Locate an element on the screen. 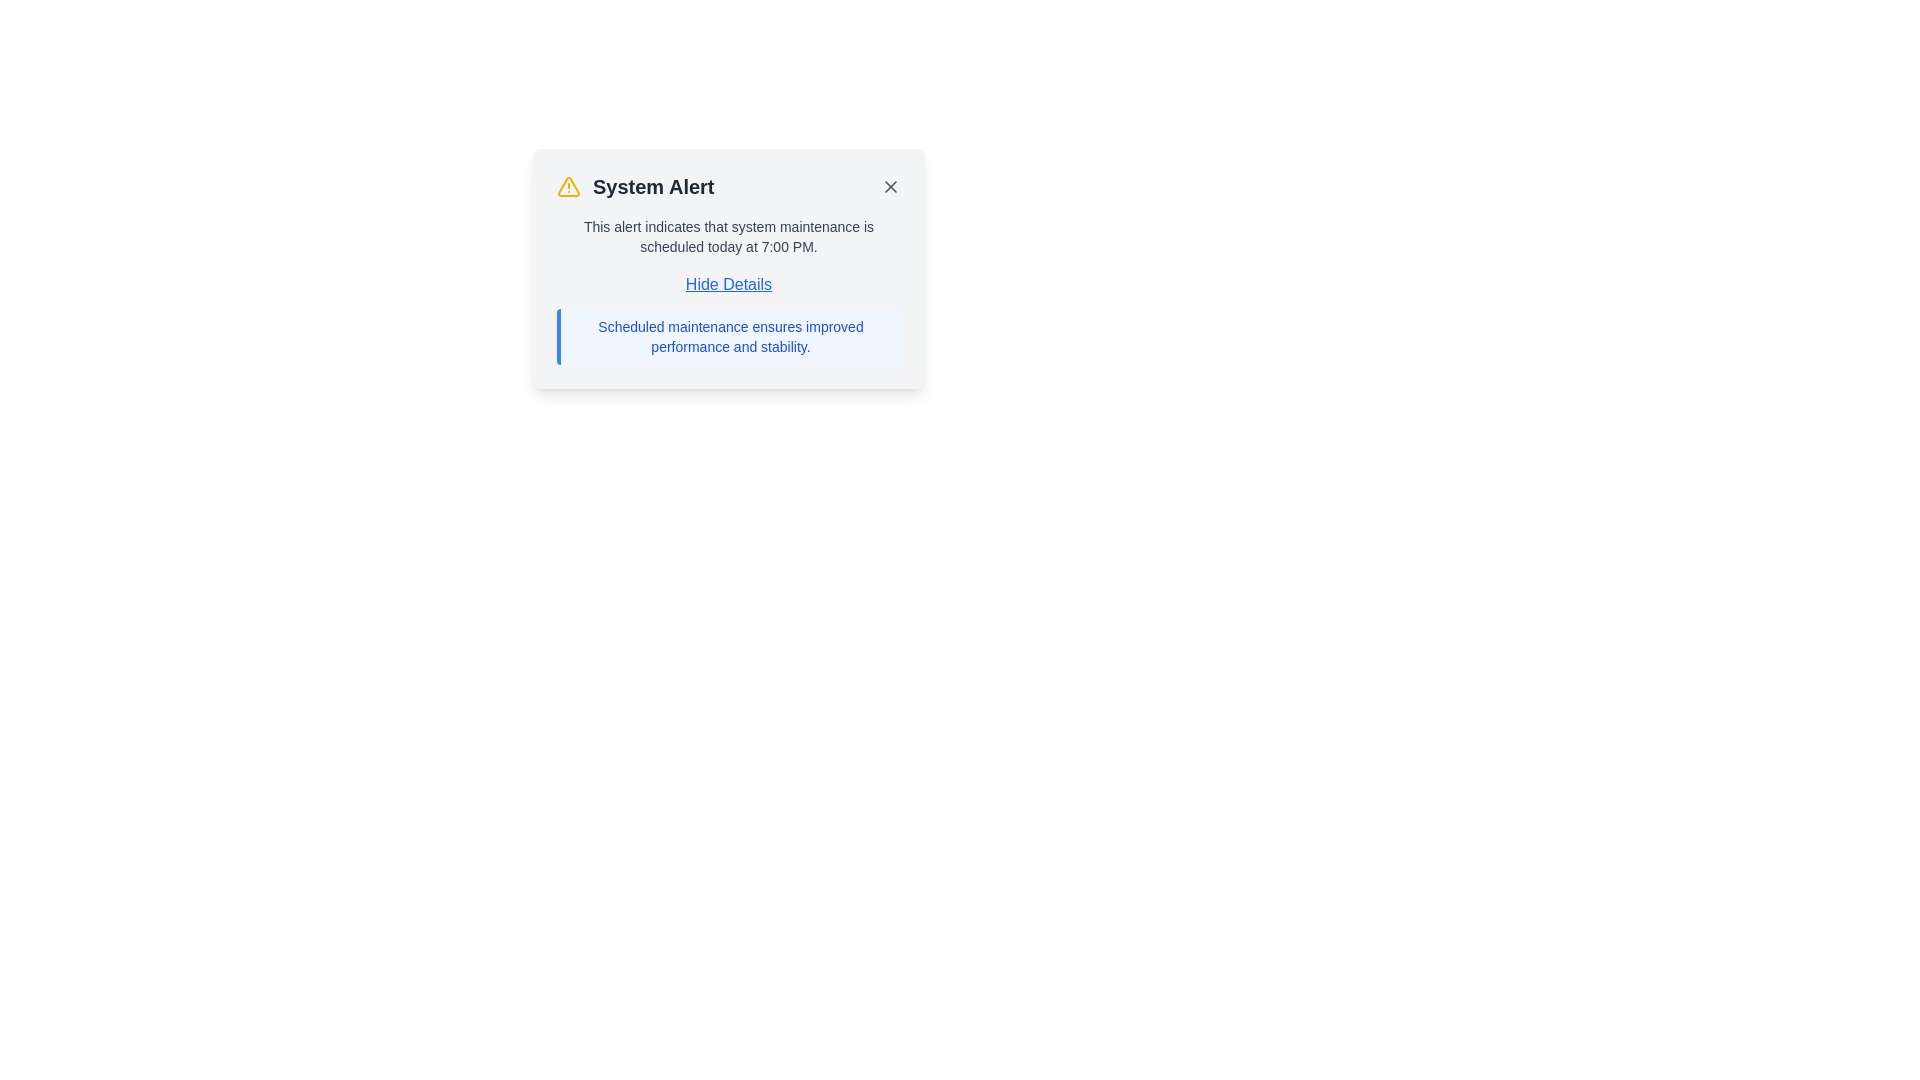 The image size is (1920, 1080). the interactive text link labeled 'Hide Details' is located at coordinates (728, 285).